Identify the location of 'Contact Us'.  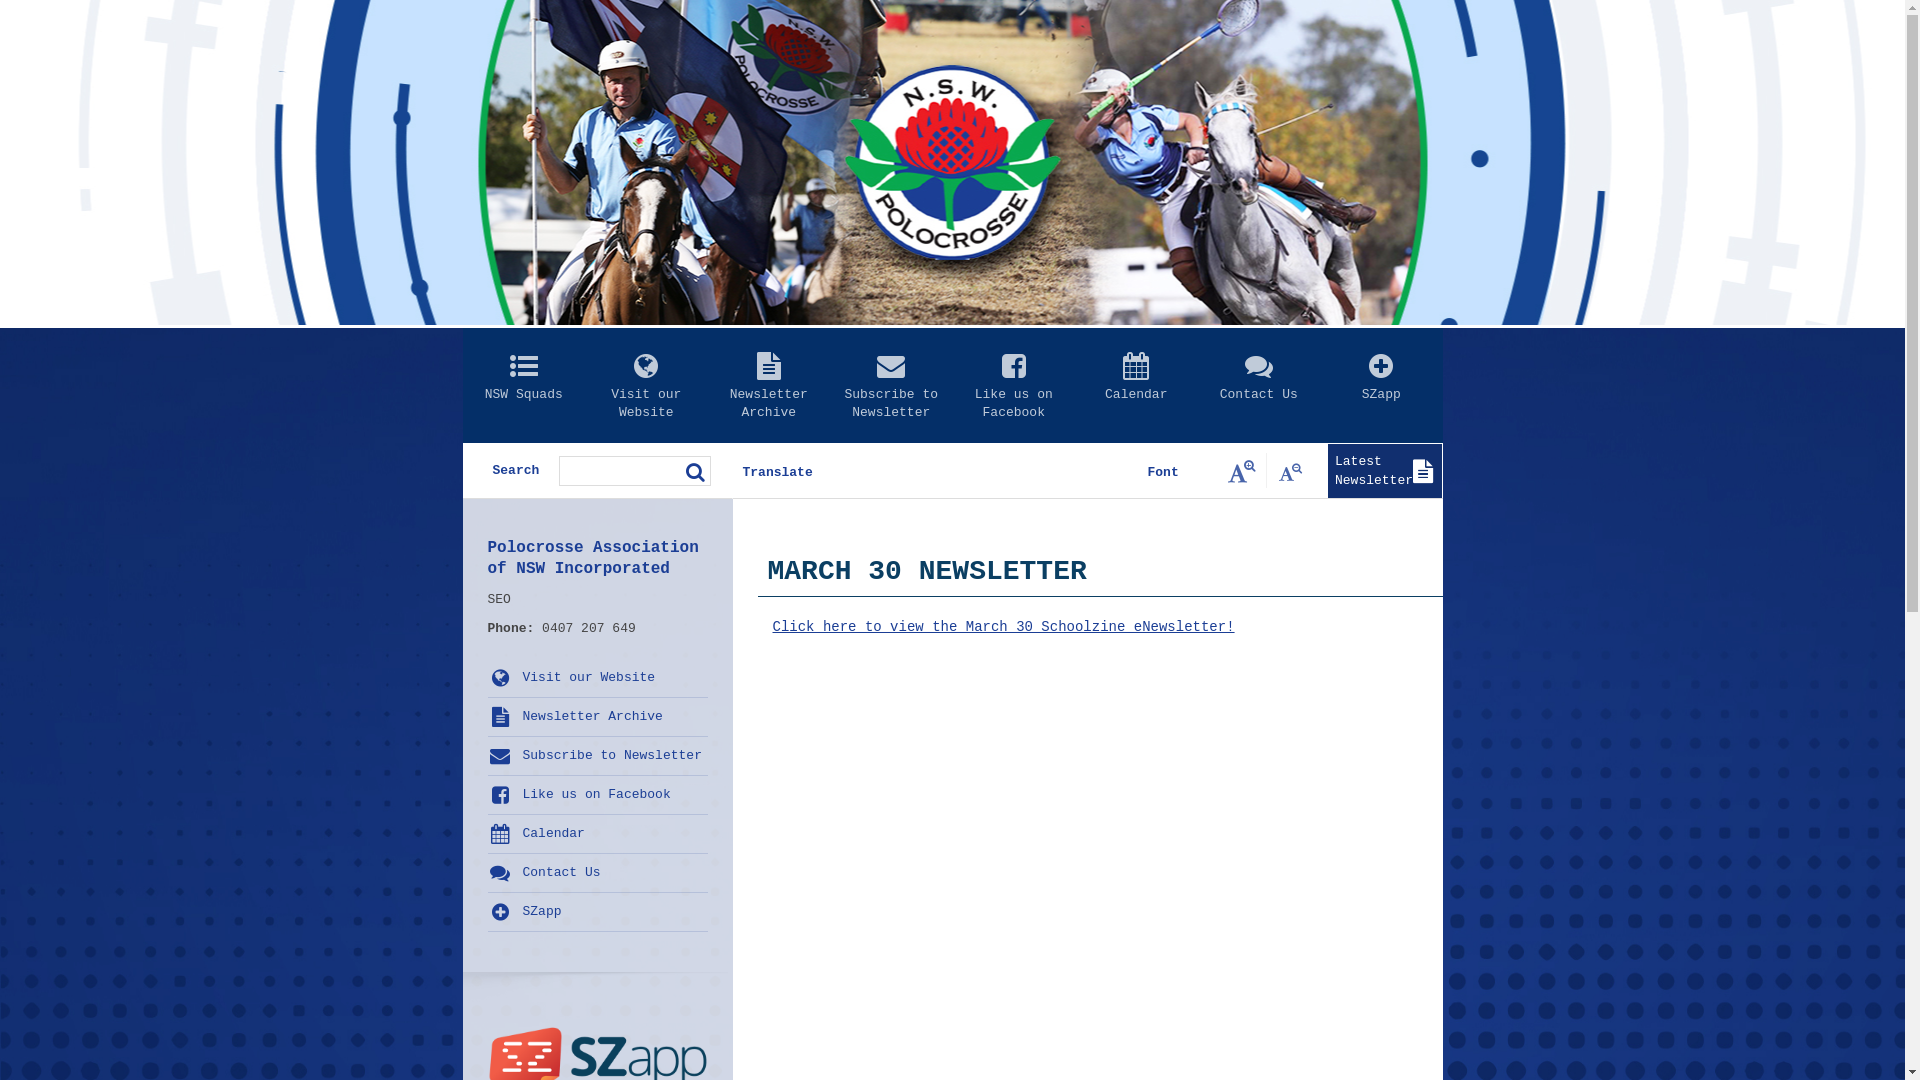
(597, 871).